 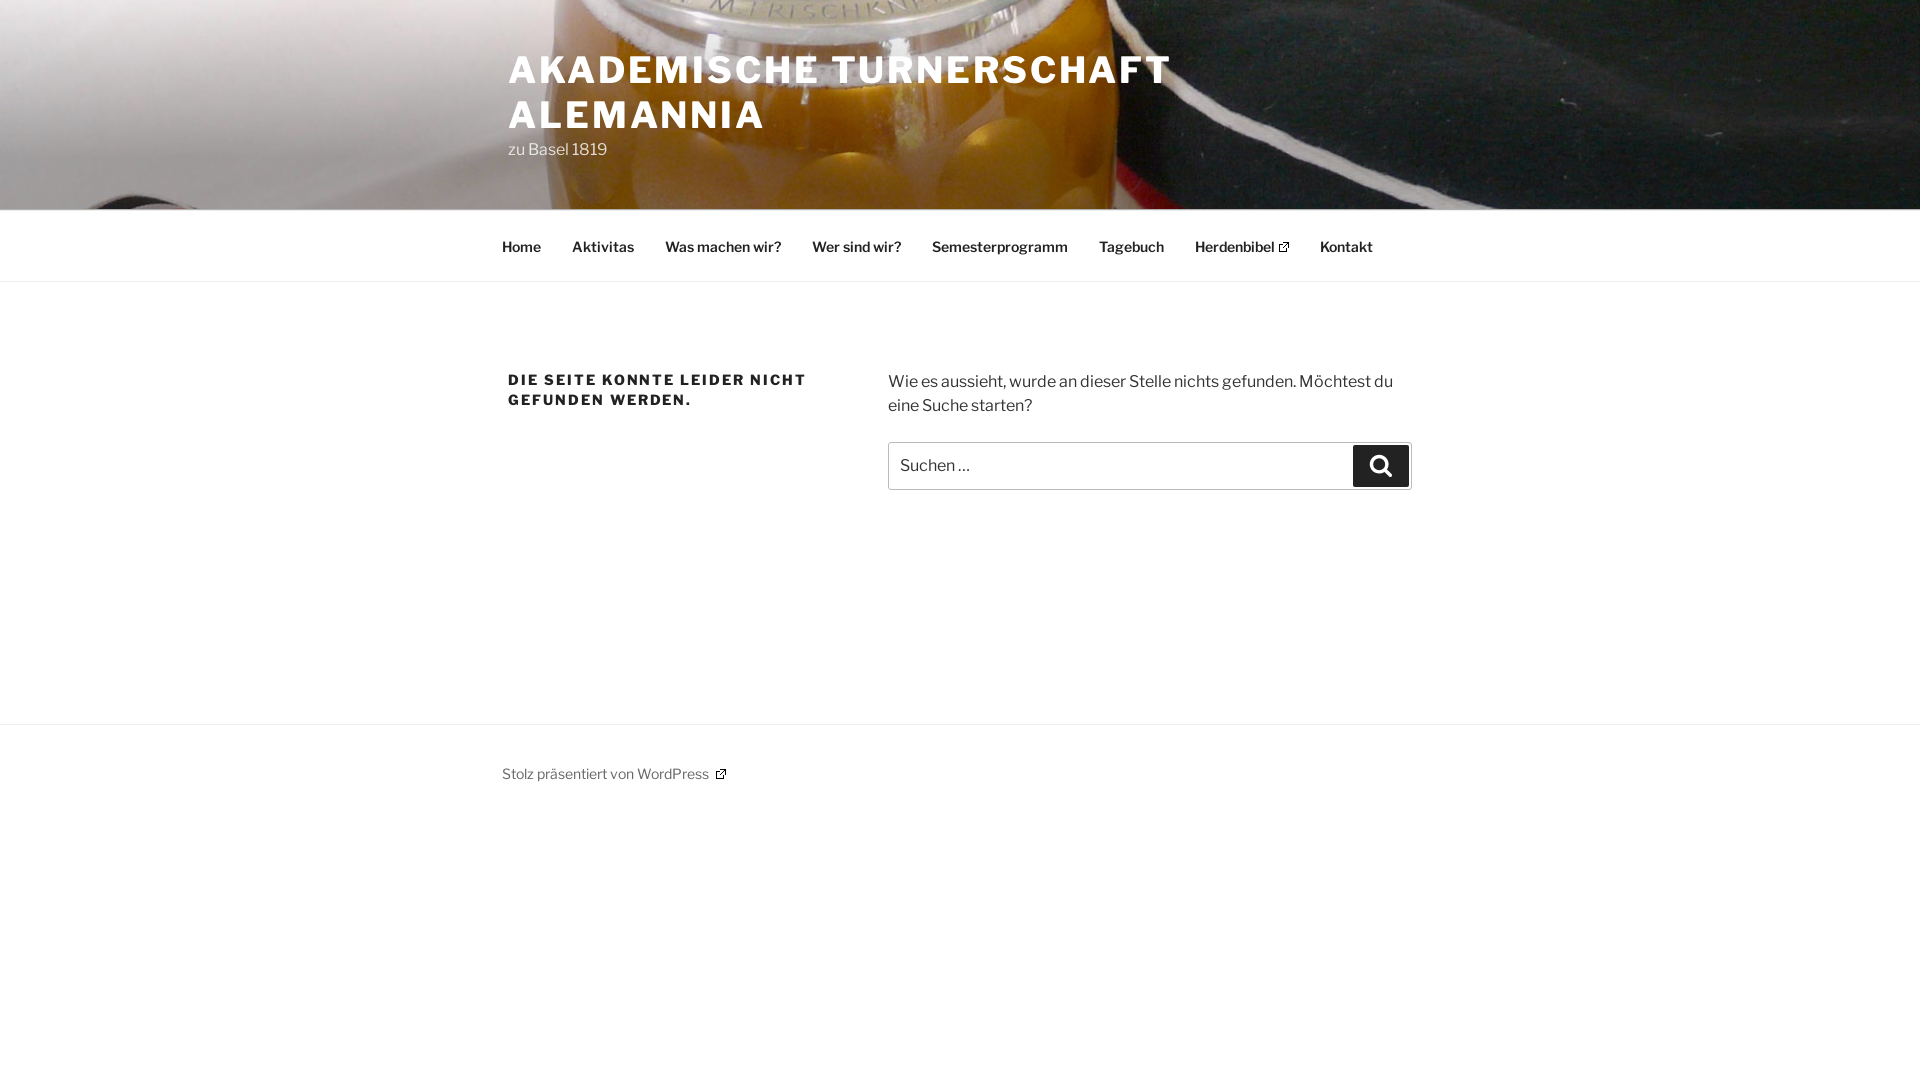 I want to click on 'Wer sind wir?', so click(x=796, y=245).